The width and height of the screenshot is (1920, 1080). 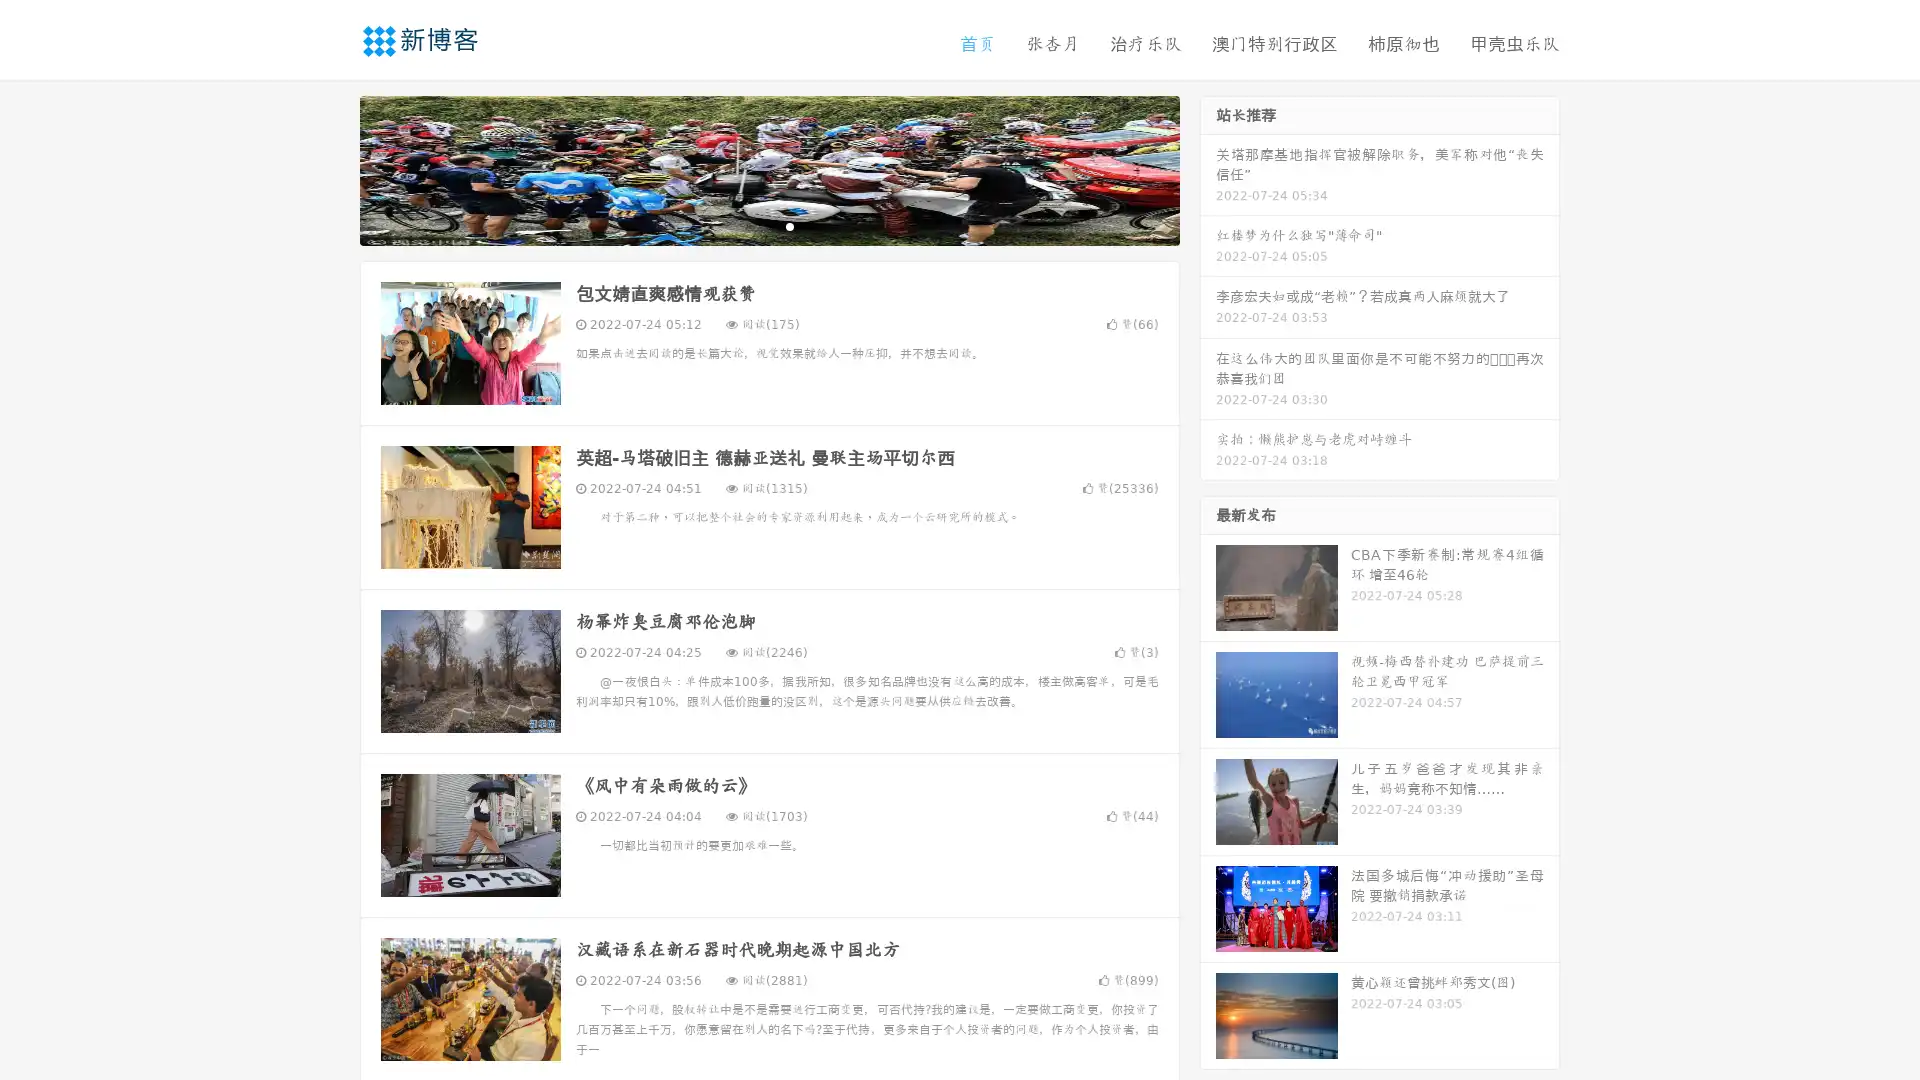 I want to click on Previous slide, so click(x=330, y=168).